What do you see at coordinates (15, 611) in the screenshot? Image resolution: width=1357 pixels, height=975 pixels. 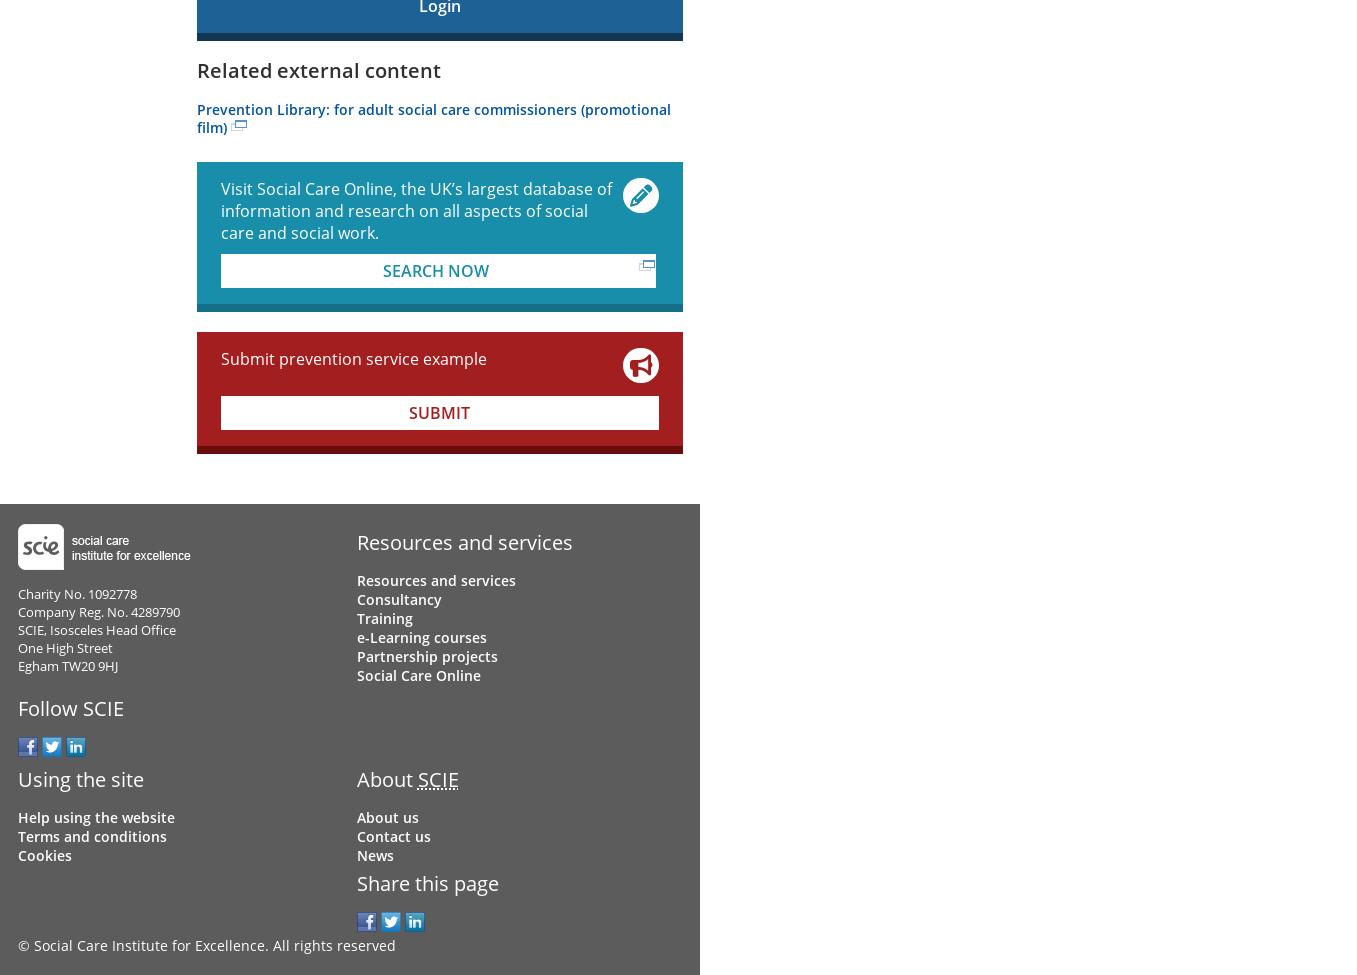 I see `'Company Reg. No. 4289790'` at bounding box center [15, 611].